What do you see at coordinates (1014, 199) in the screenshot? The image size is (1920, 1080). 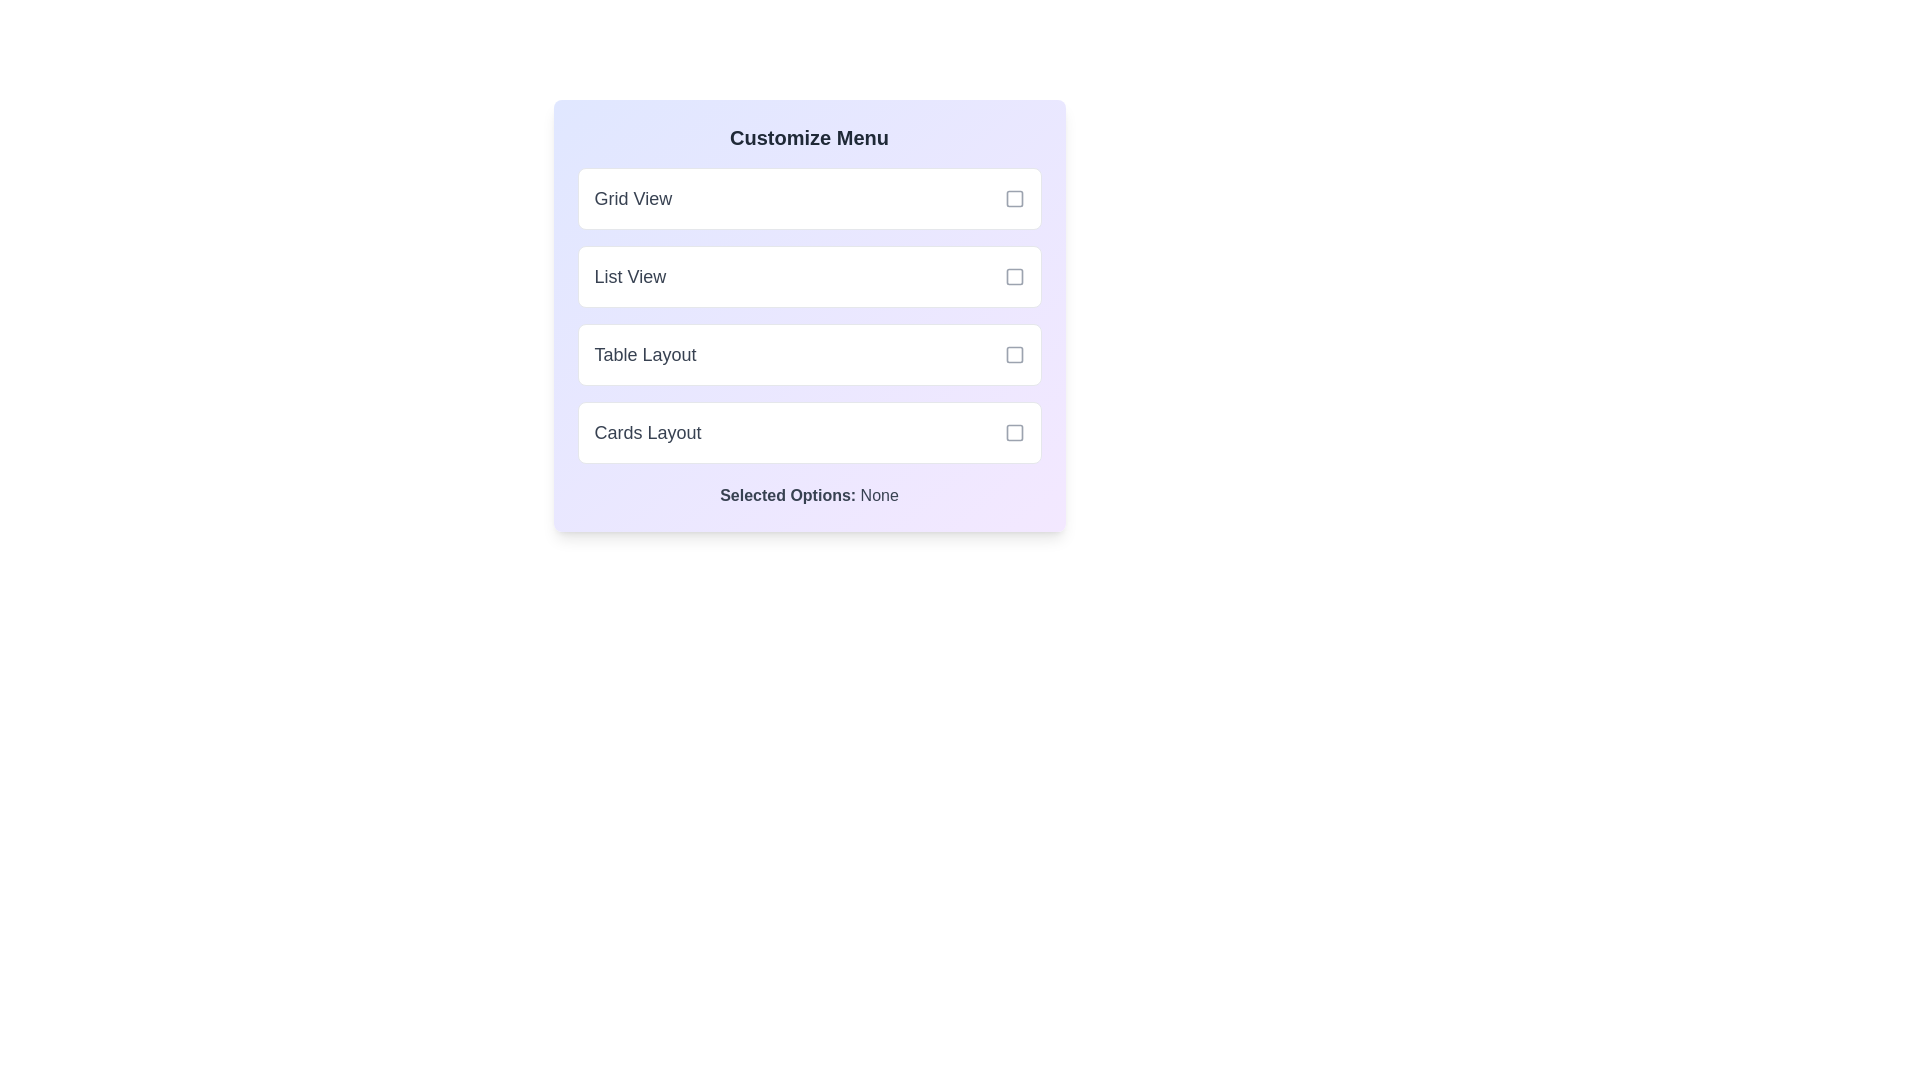 I see `the checkbox element with a minimalistic design and a light gray color` at bounding box center [1014, 199].